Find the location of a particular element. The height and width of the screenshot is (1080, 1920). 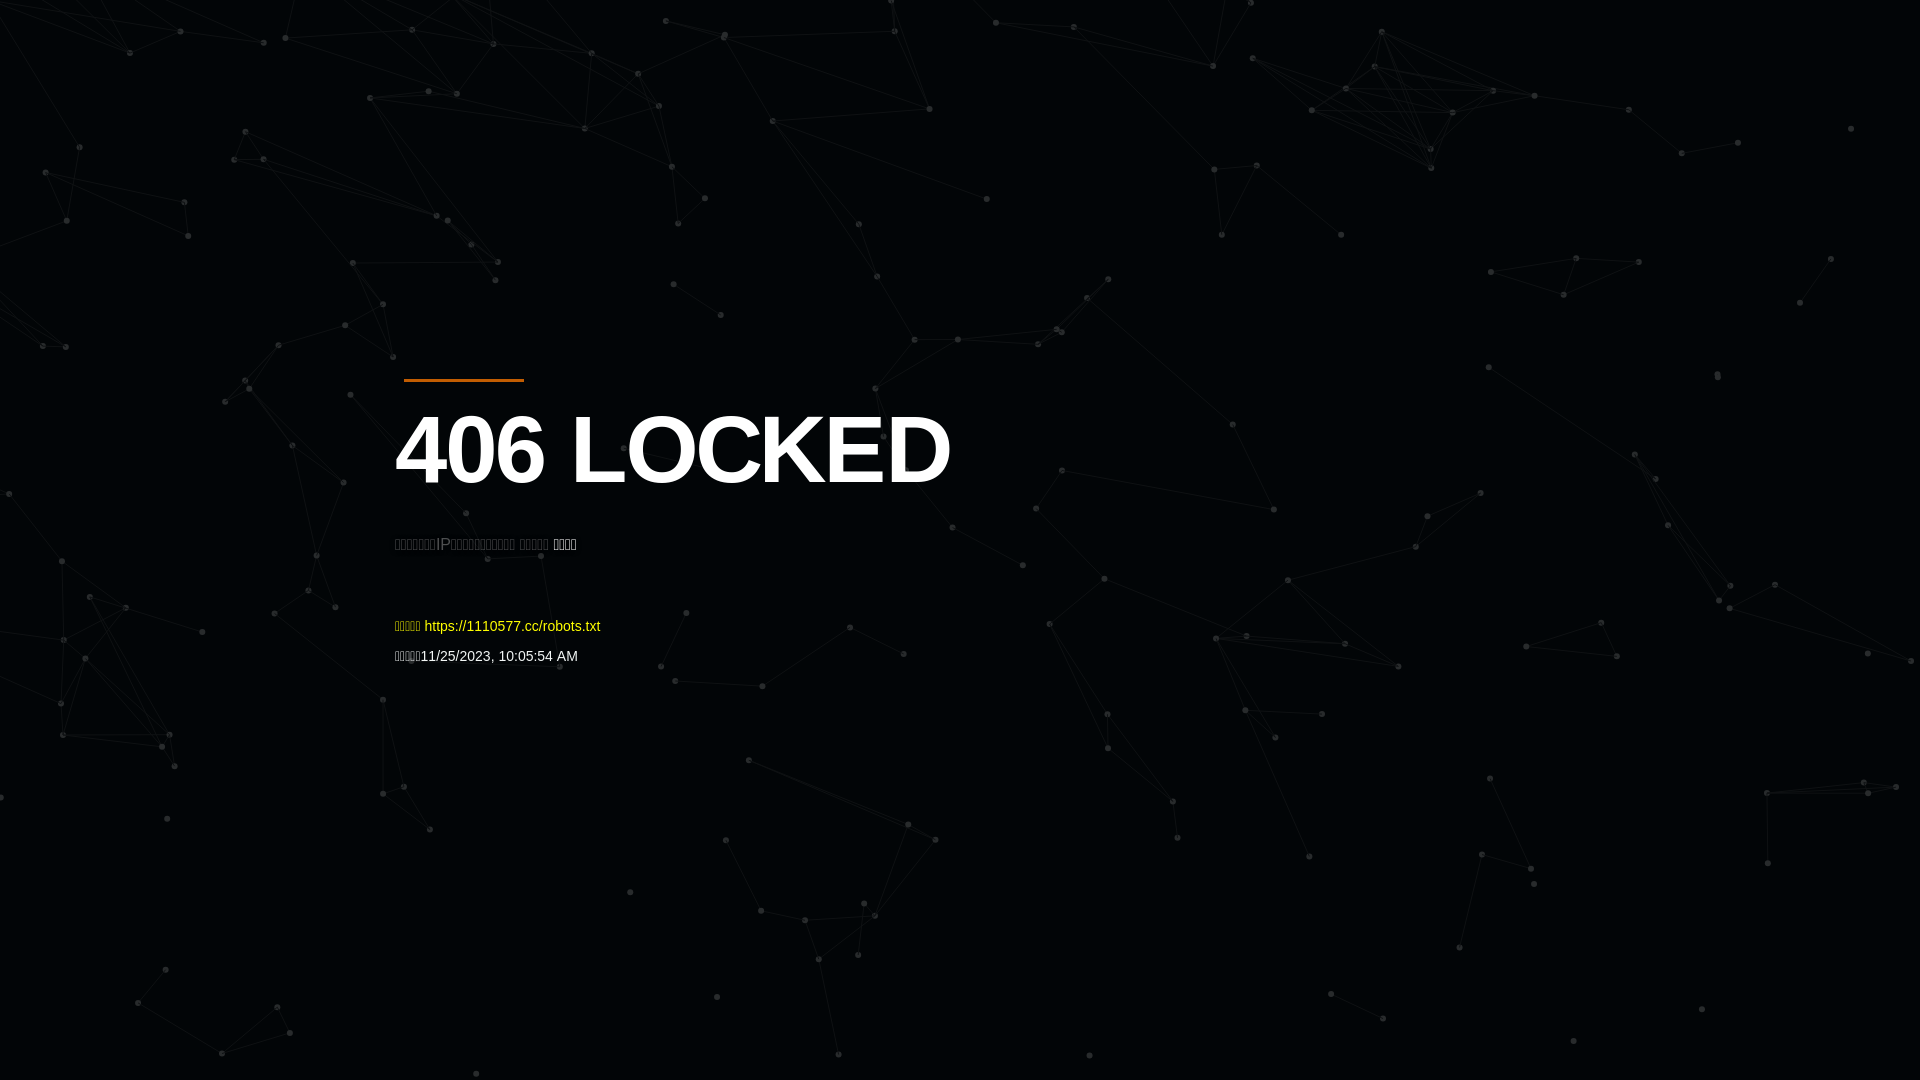

'Quatro' is located at coordinates (542, 114).